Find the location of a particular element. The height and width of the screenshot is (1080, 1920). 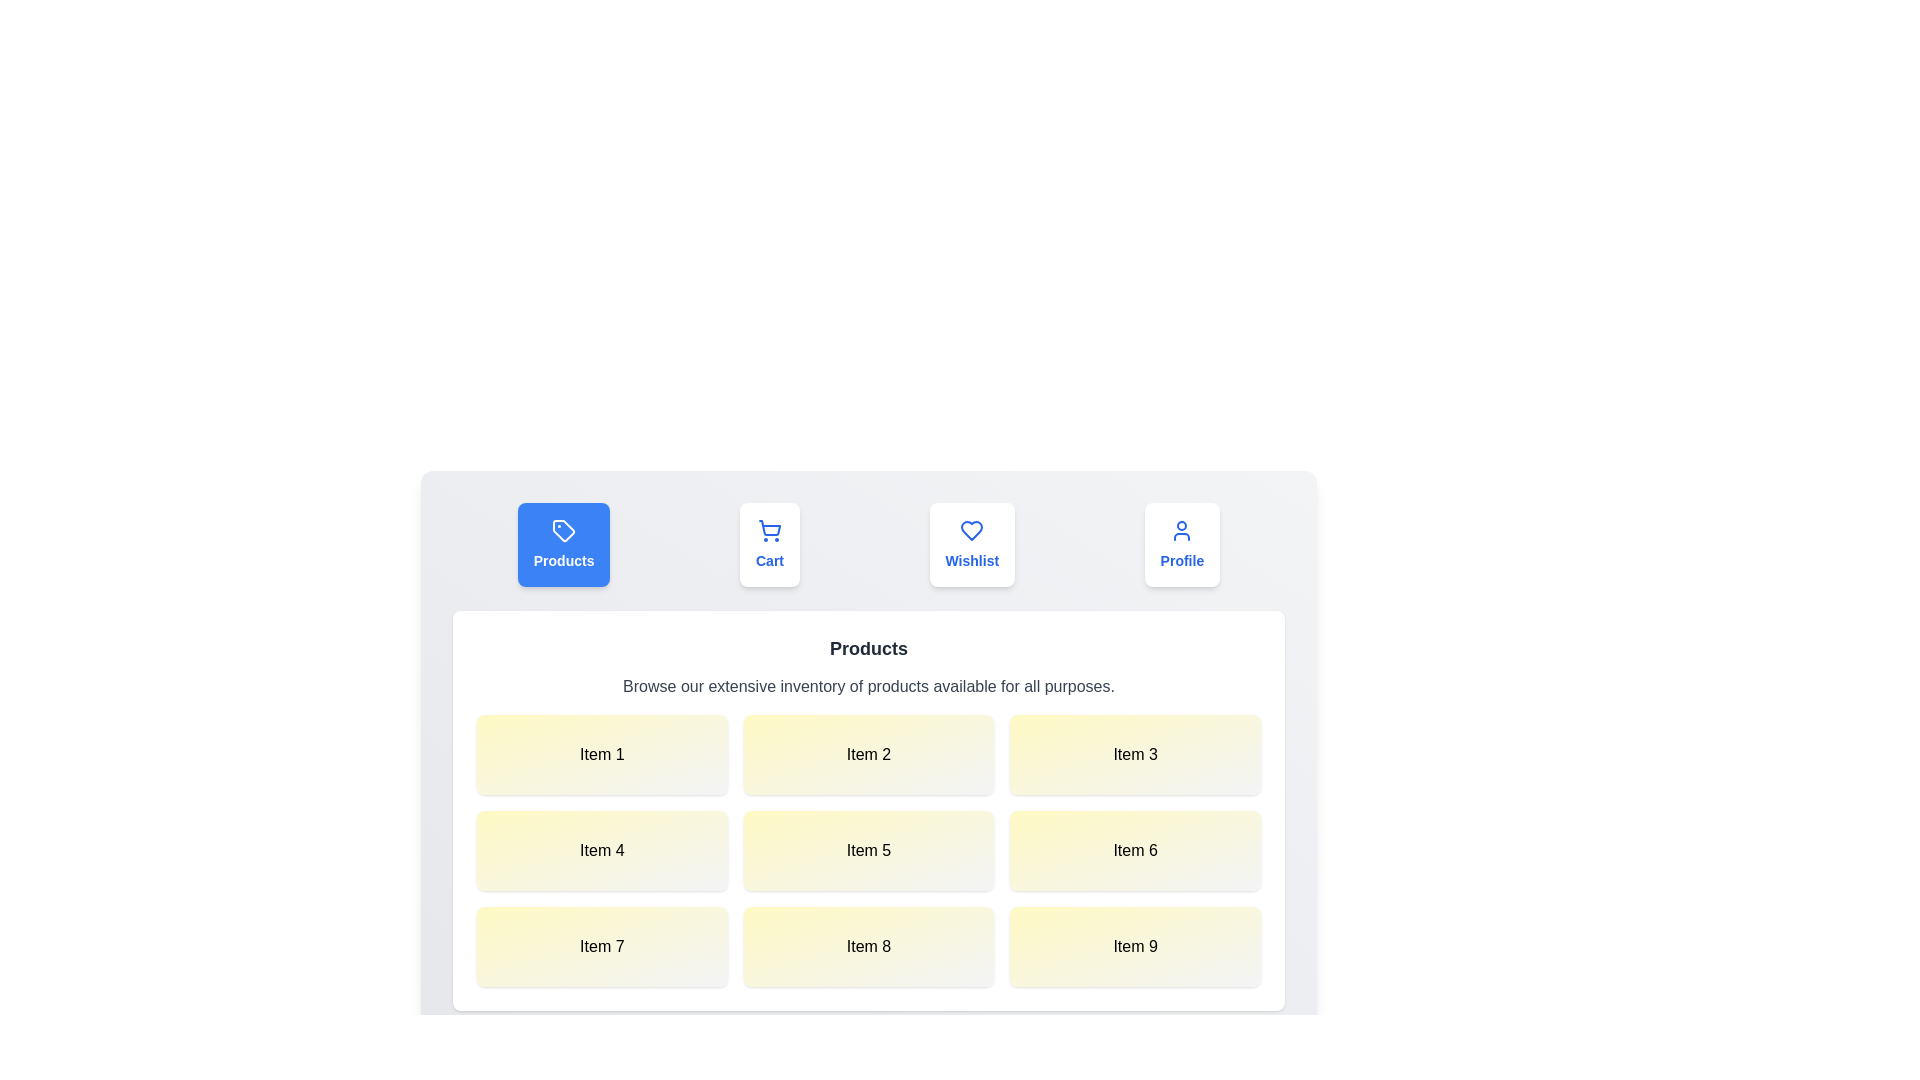

the tab labeled Products to trigger its hover effect is located at coordinates (563, 544).